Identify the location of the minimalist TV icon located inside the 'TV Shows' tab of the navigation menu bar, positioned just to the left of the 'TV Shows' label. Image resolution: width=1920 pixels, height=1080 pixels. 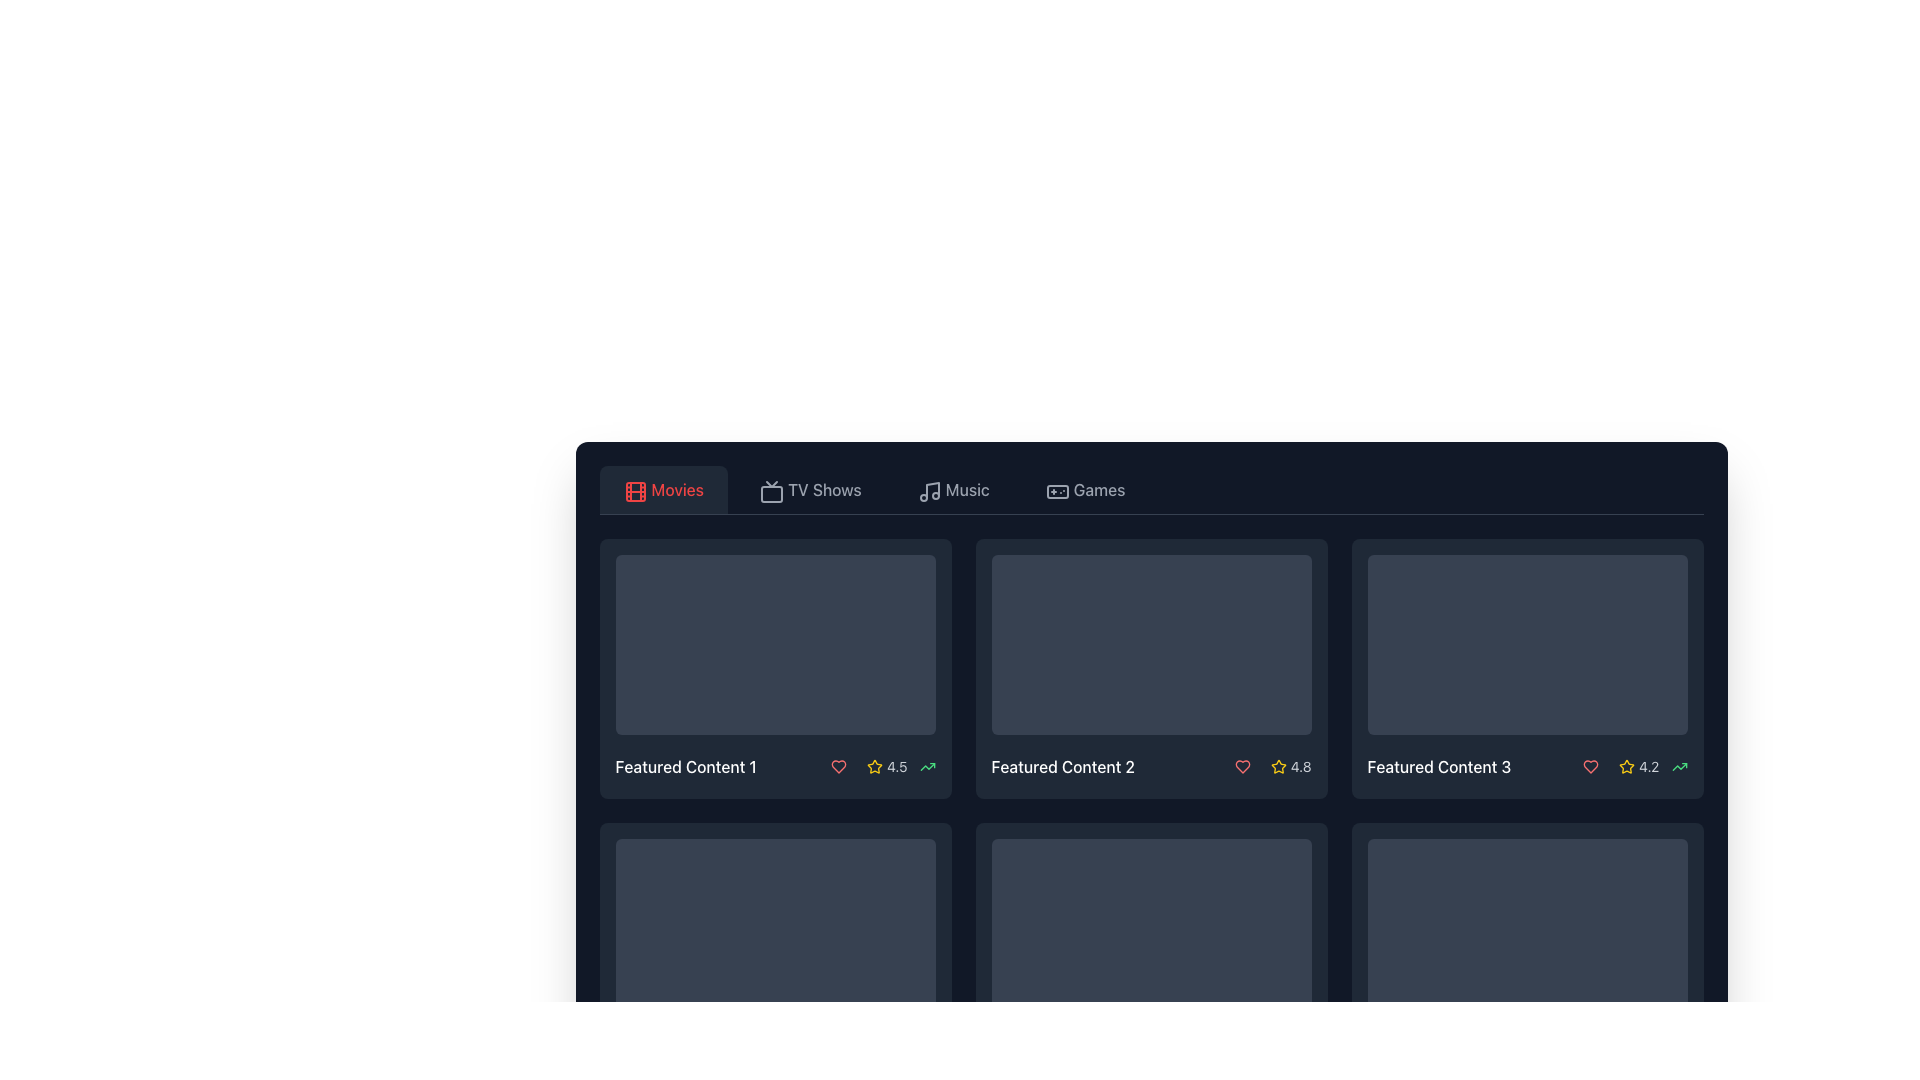
(769, 489).